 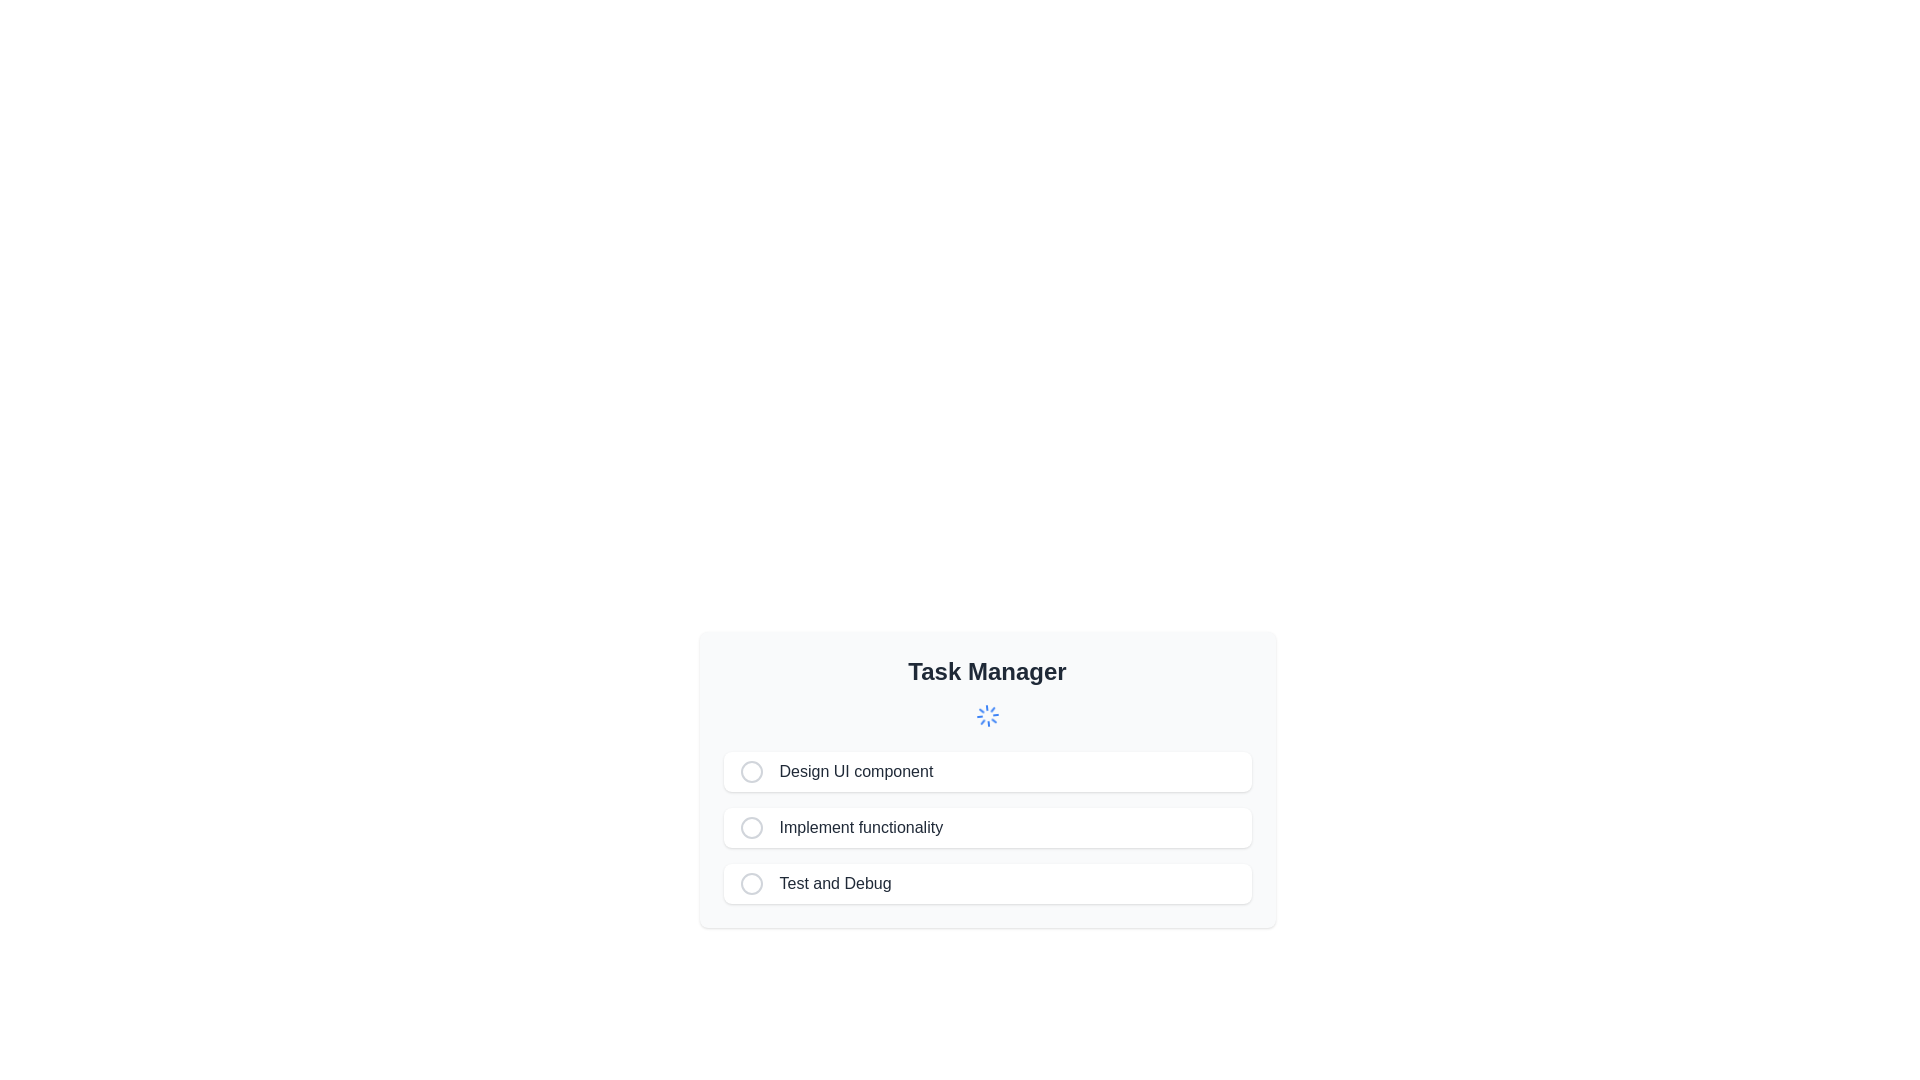 What do you see at coordinates (987, 715) in the screenshot?
I see `the spinner located beneath the 'Task Manager' header to understand the loading status of the ongoing background process` at bounding box center [987, 715].